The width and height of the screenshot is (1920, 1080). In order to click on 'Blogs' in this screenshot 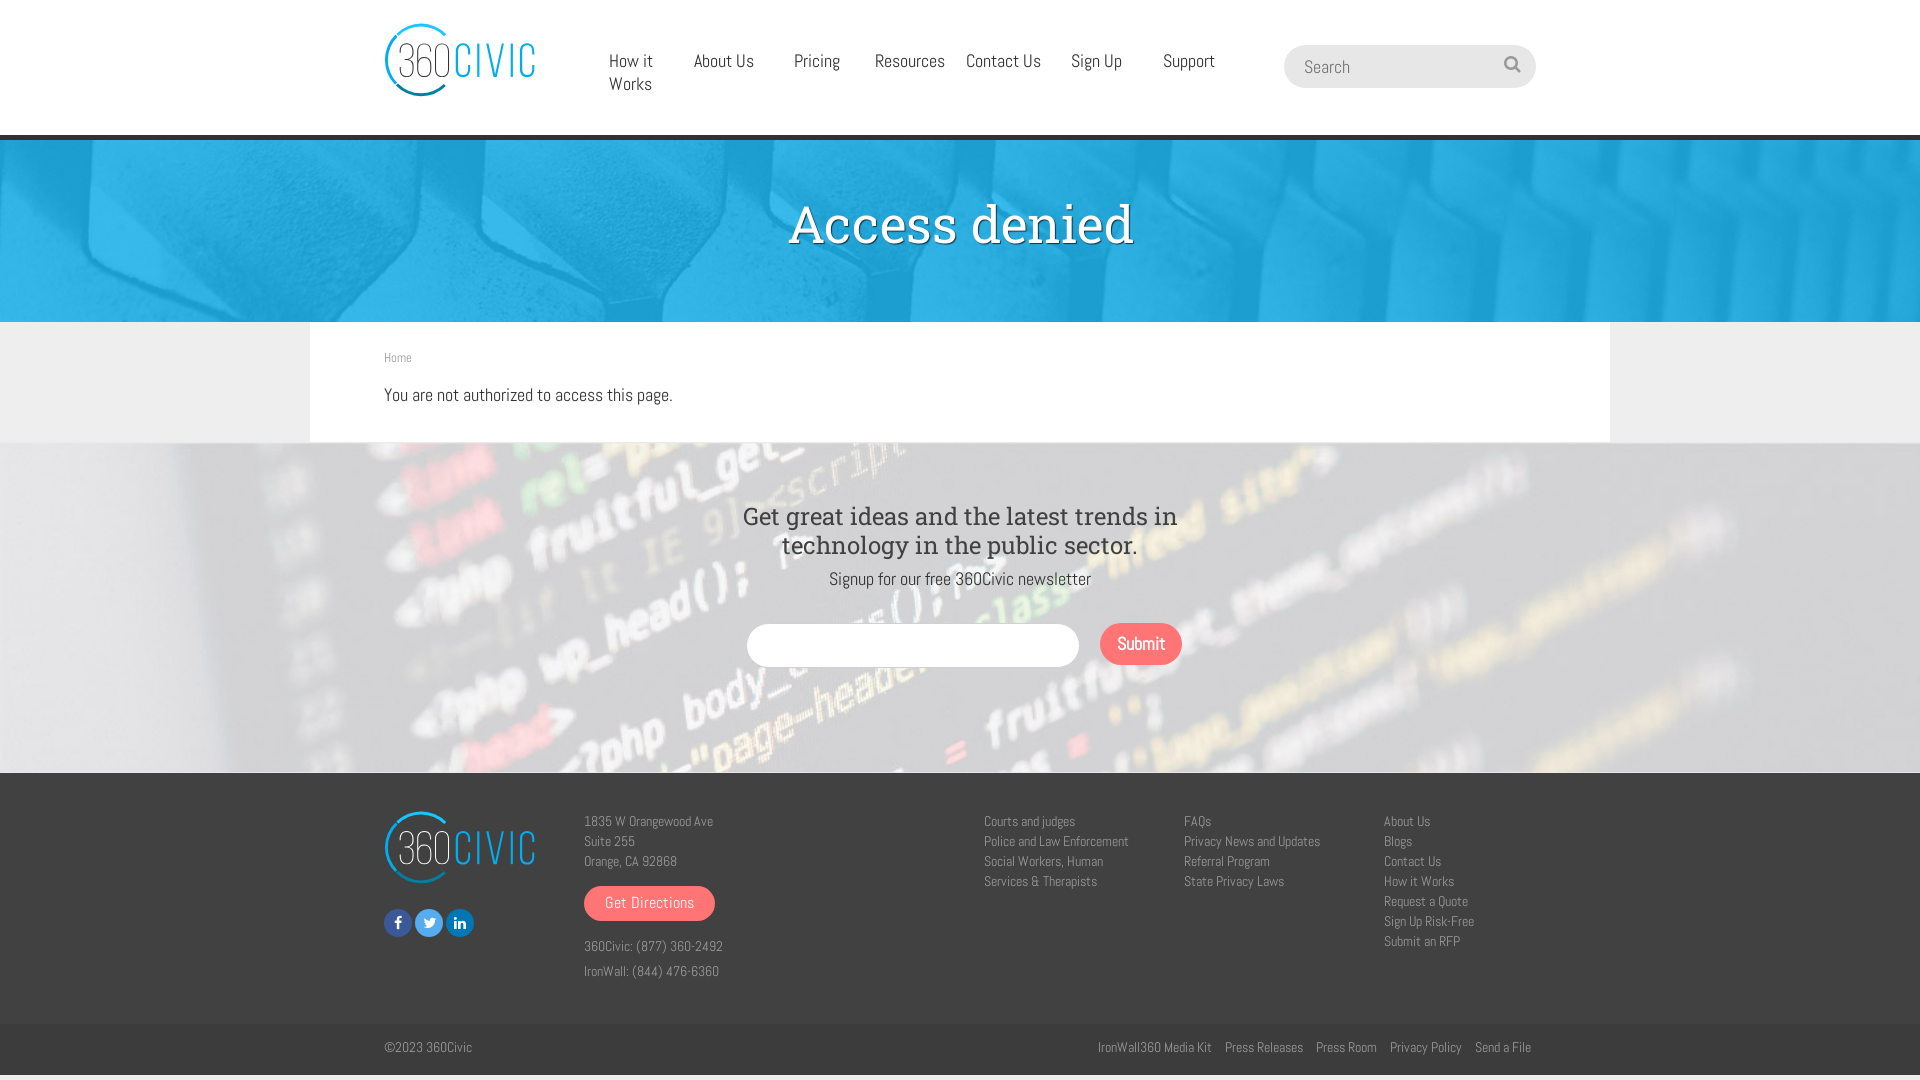, I will do `click(1396, 840)`.